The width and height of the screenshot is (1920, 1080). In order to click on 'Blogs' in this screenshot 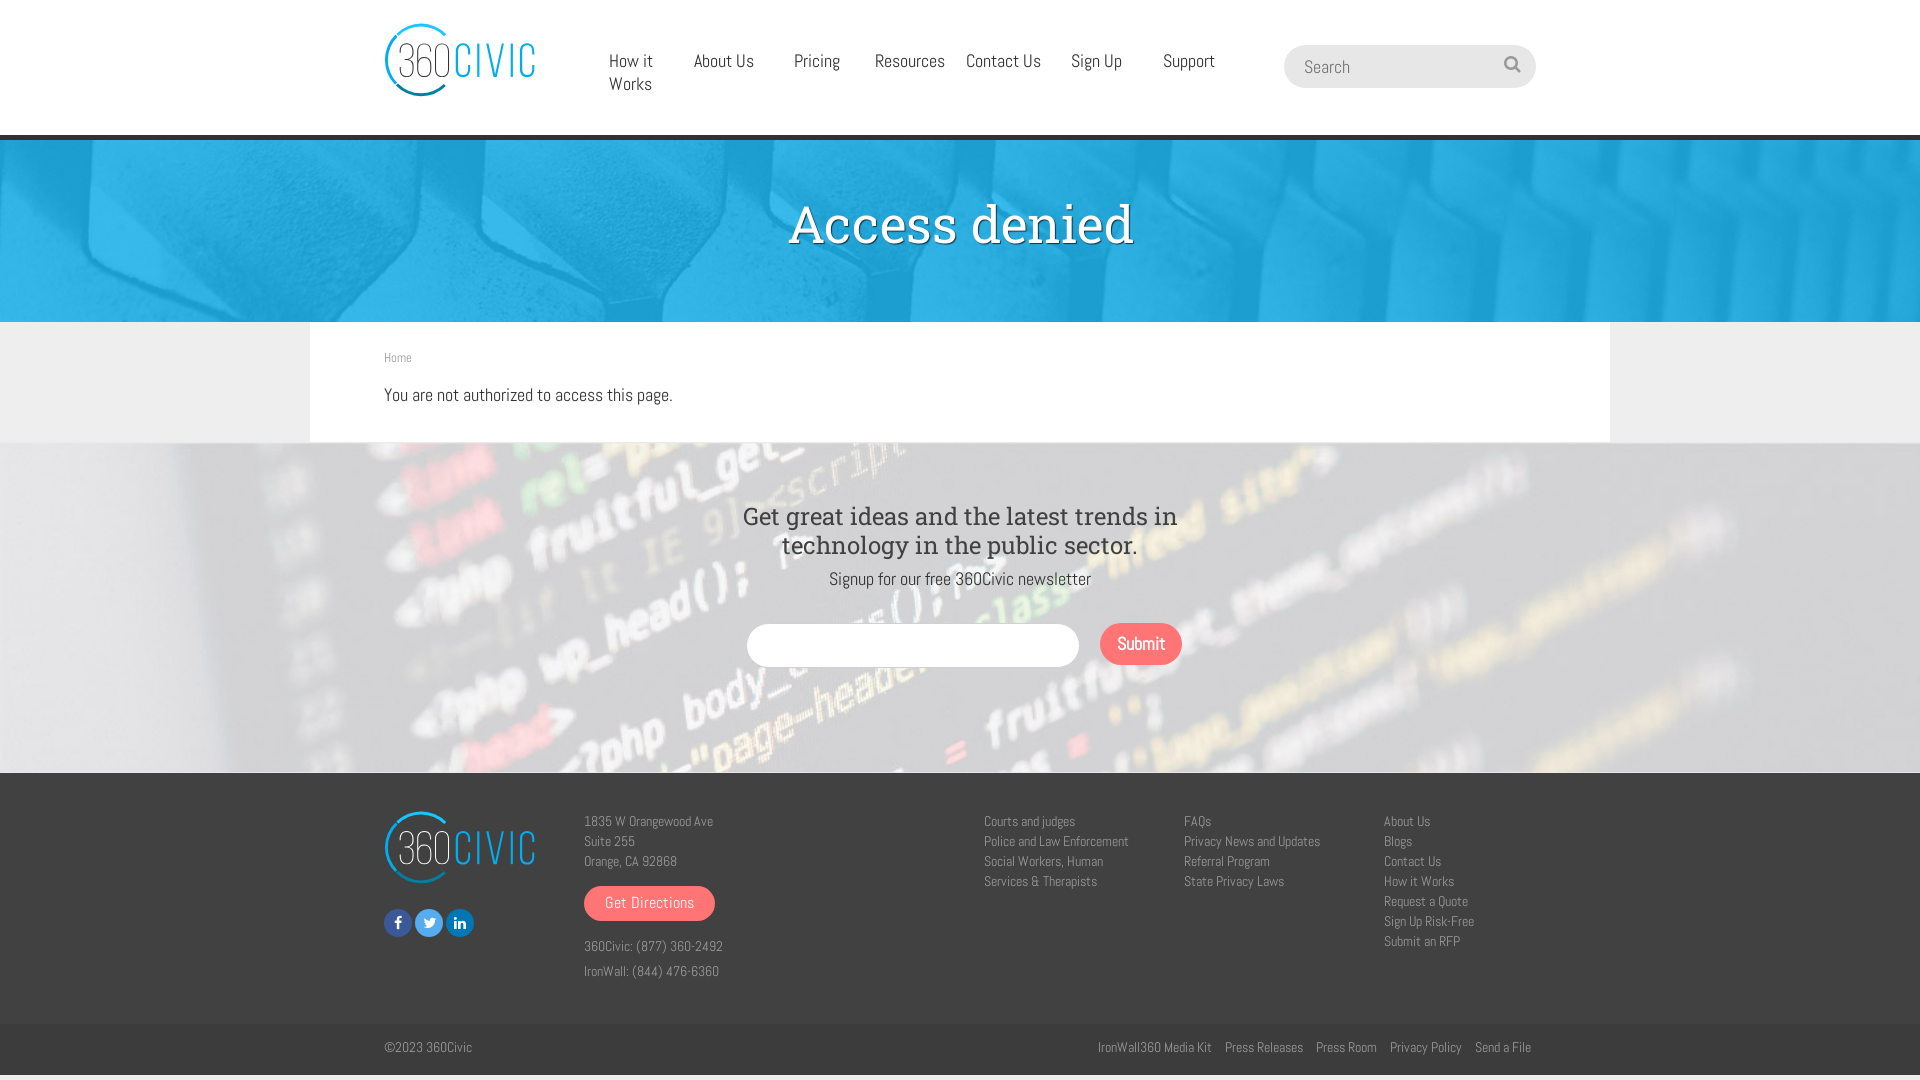, I will do `click(1396, 840)`.